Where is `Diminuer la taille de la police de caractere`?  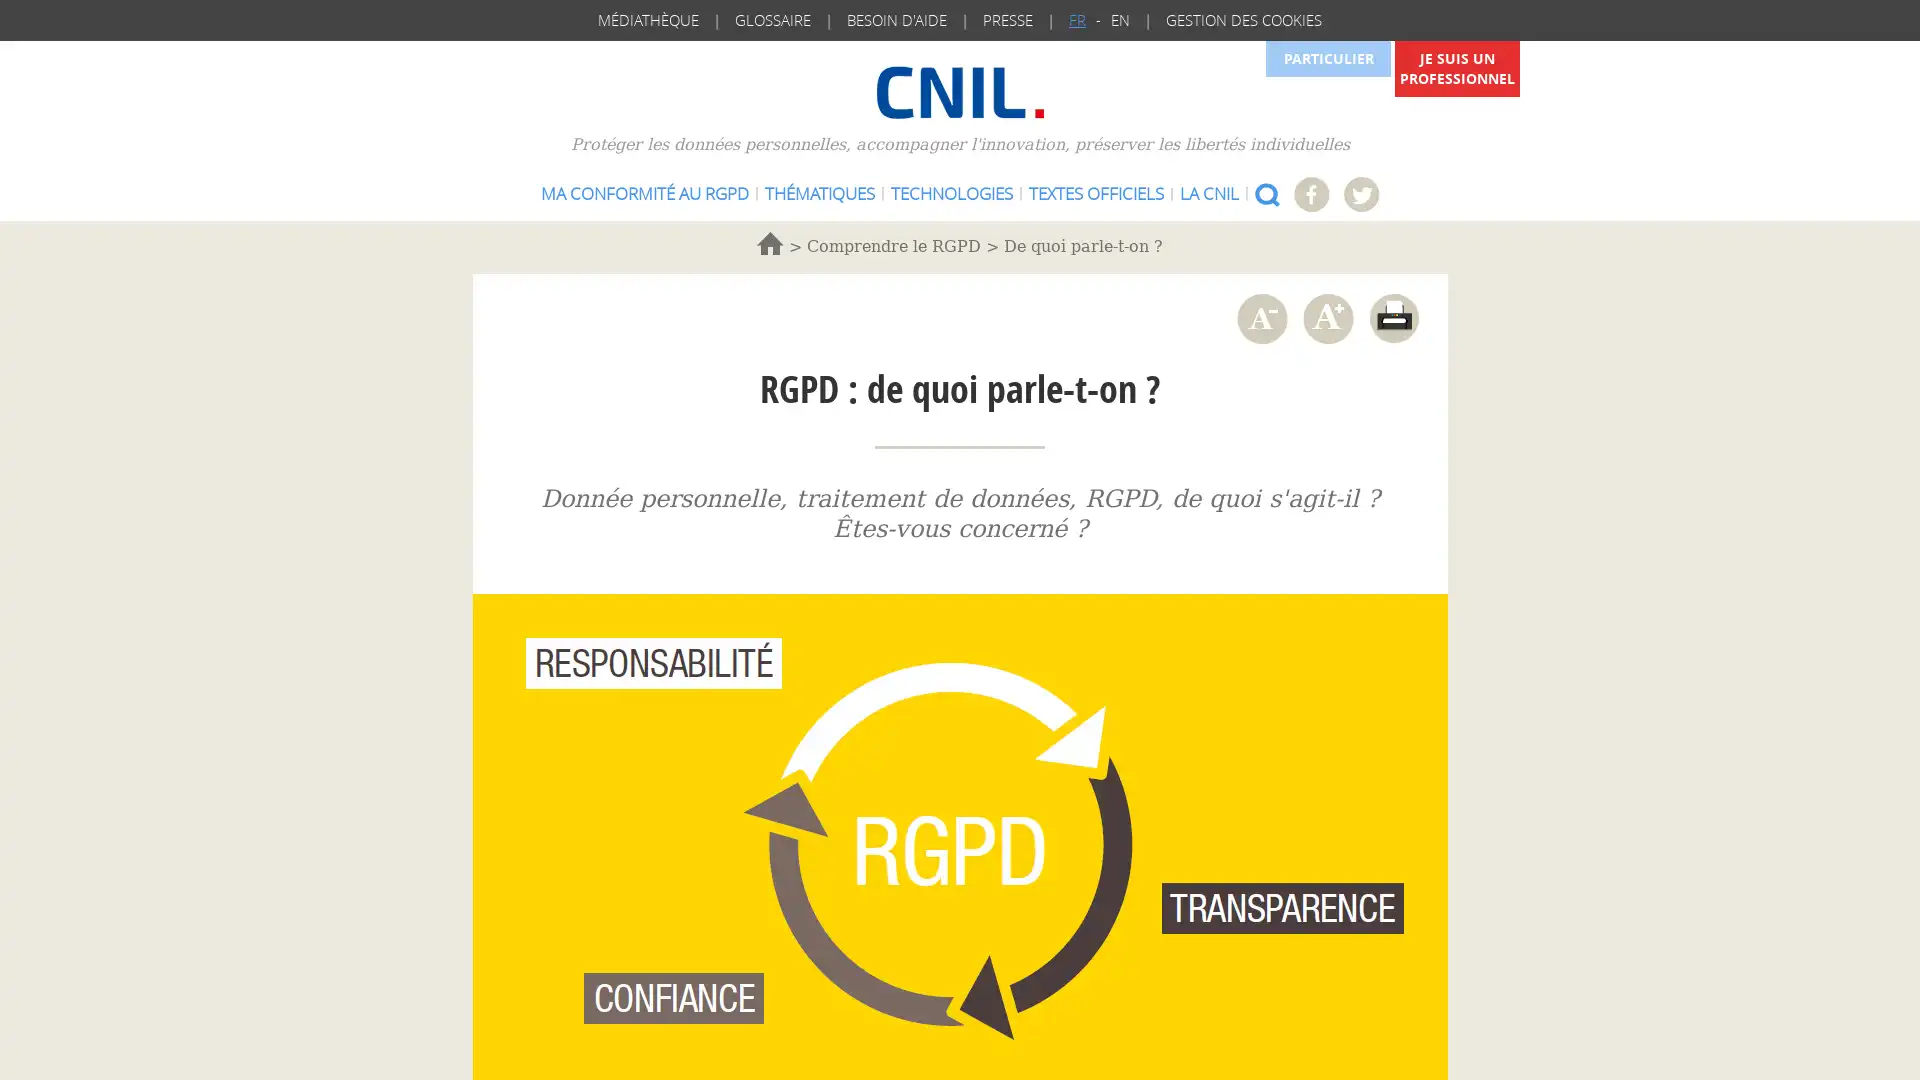 Diminuer la taille de la police de caractere is located at coordinates (1260, 317).